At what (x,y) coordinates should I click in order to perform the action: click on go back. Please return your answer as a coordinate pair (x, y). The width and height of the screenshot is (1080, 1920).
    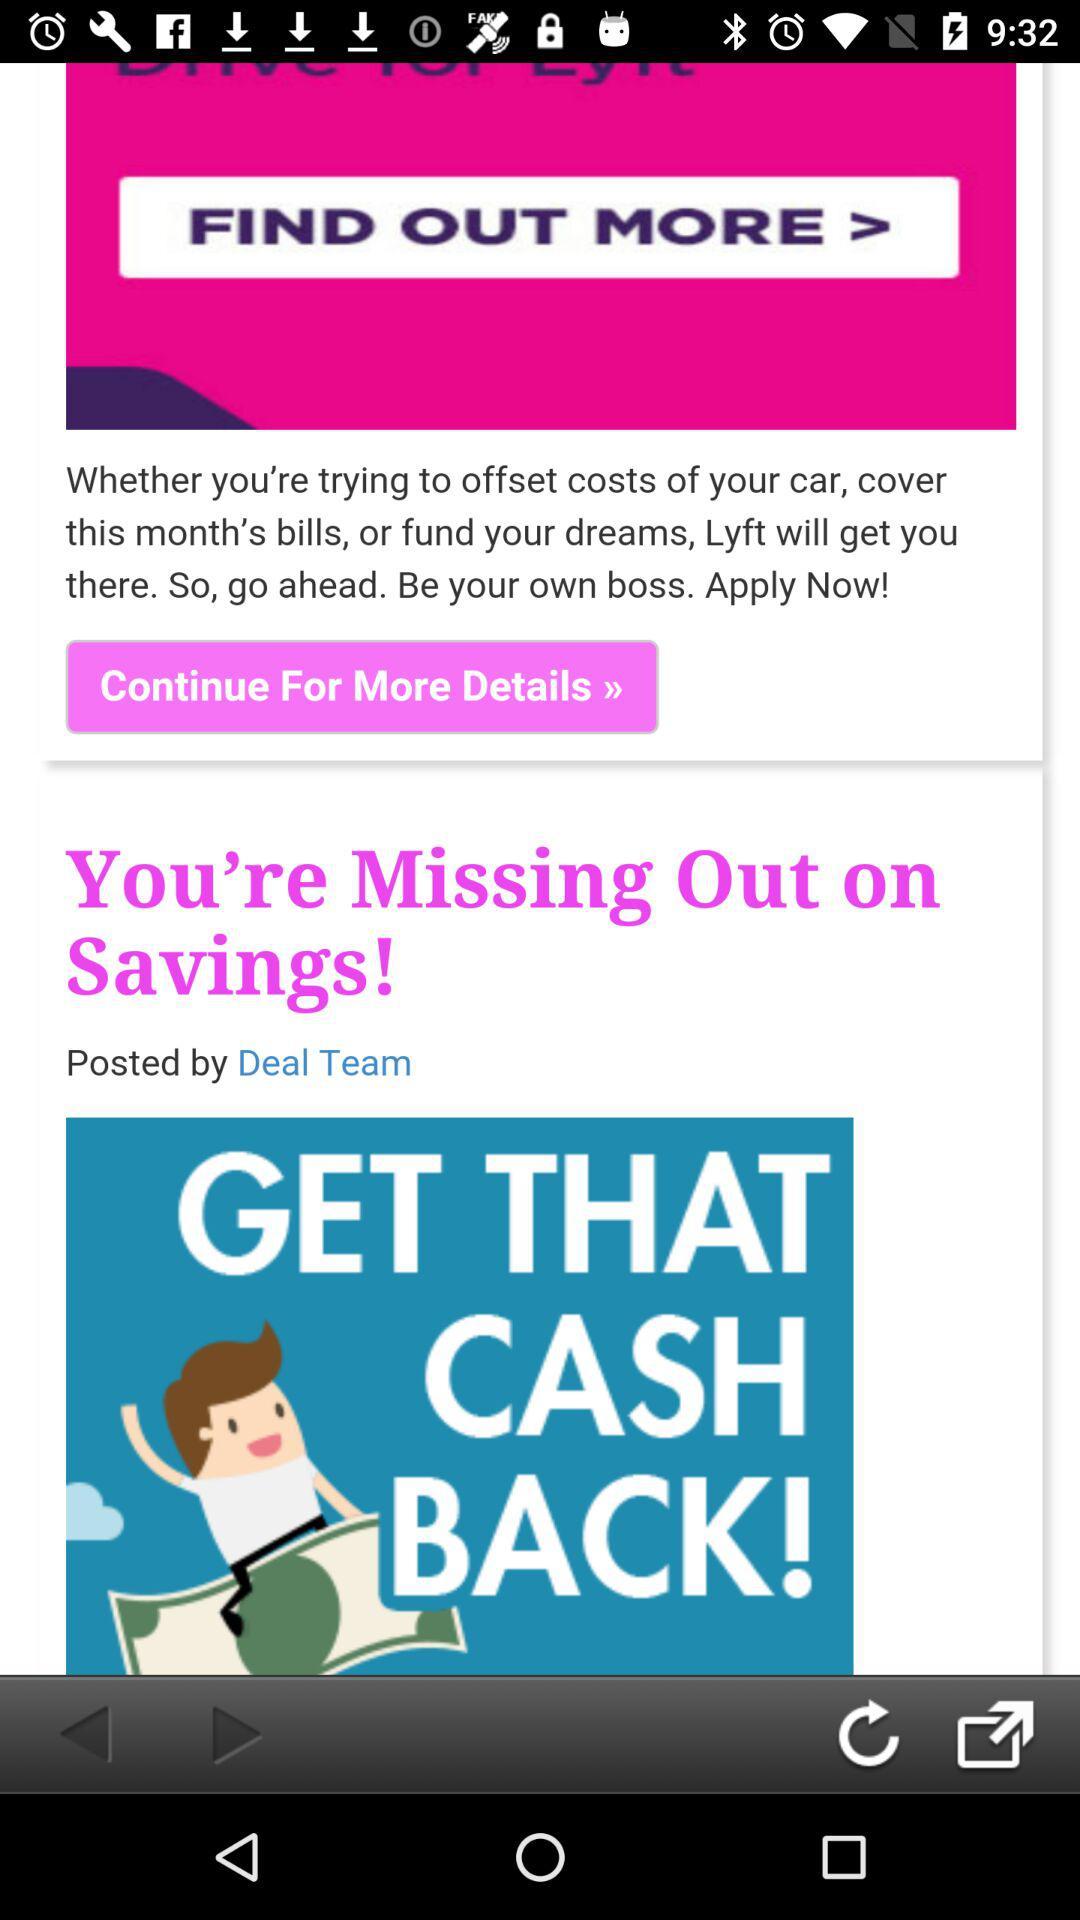
    Looking at the image, I should click on (887, 1733).